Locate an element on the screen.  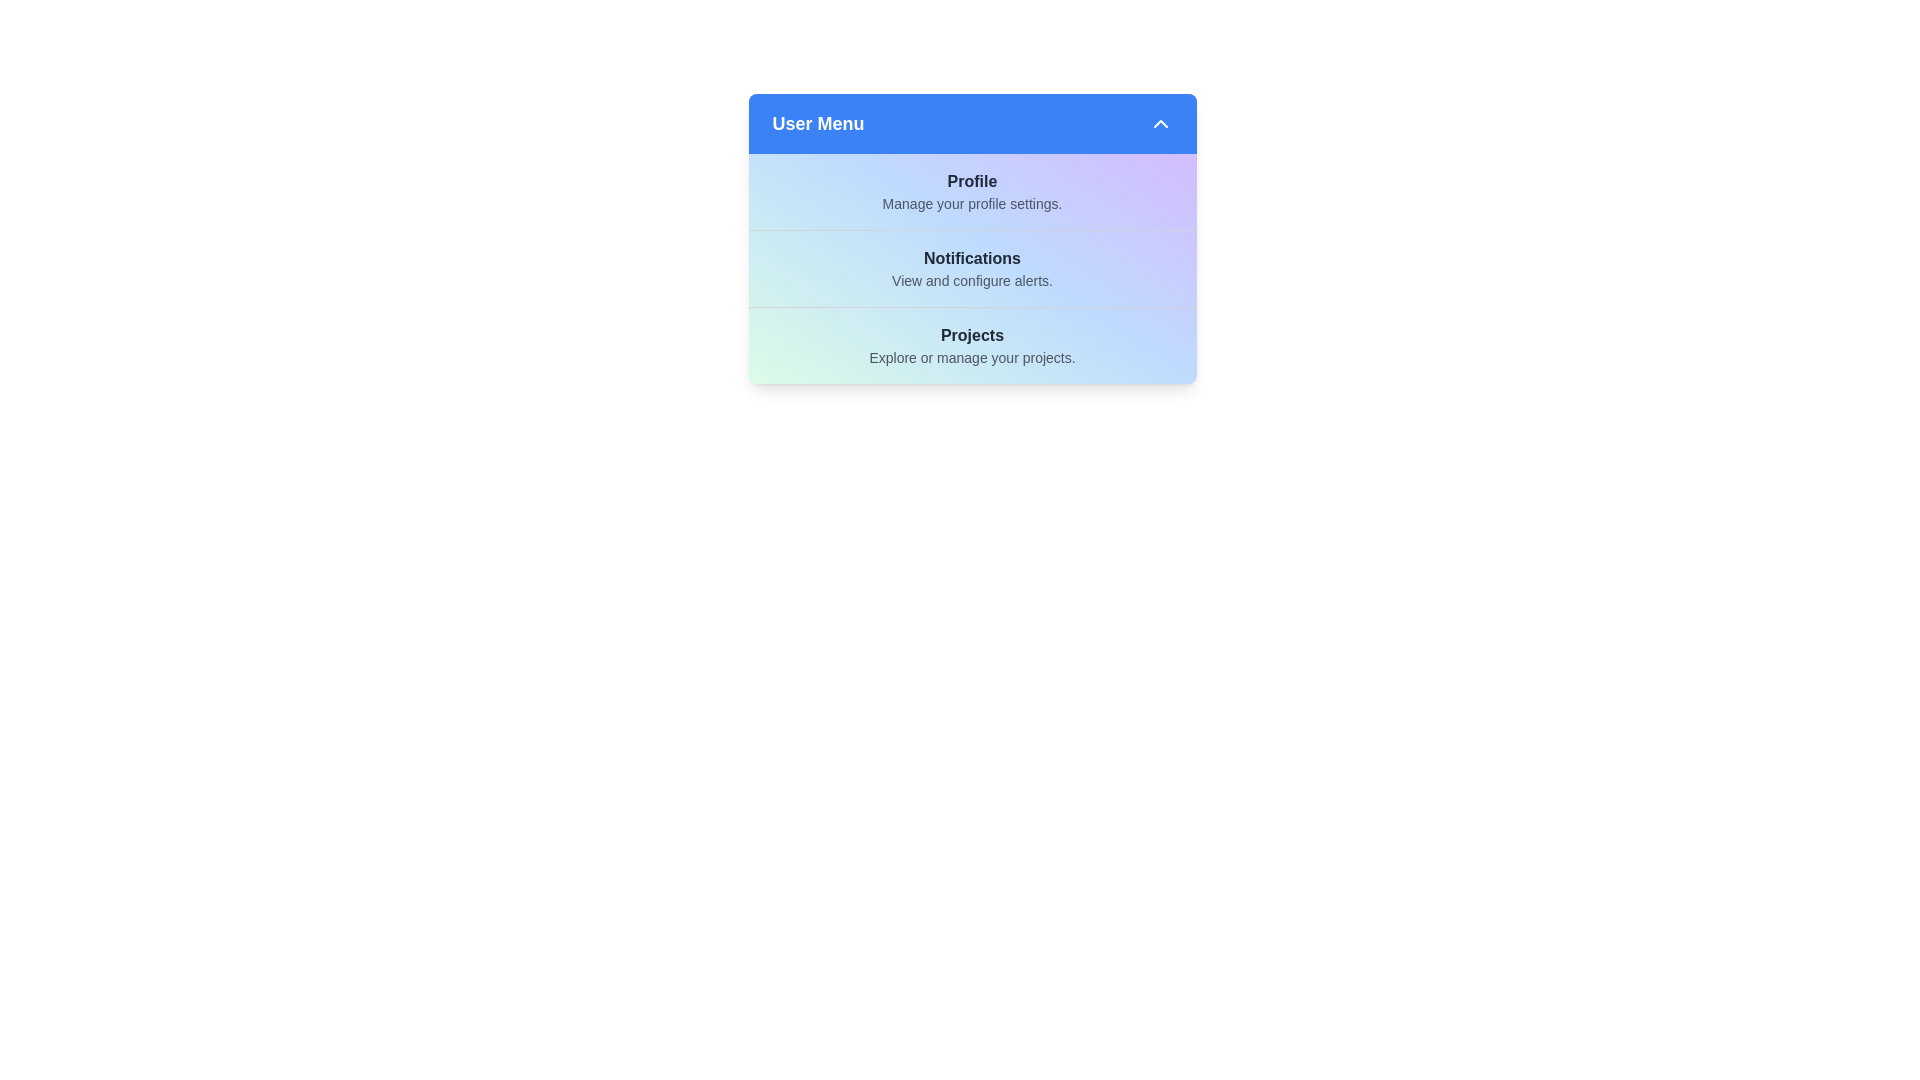
the menu item Profile from the AdvancedMenu is located at coordinates (972, 192).